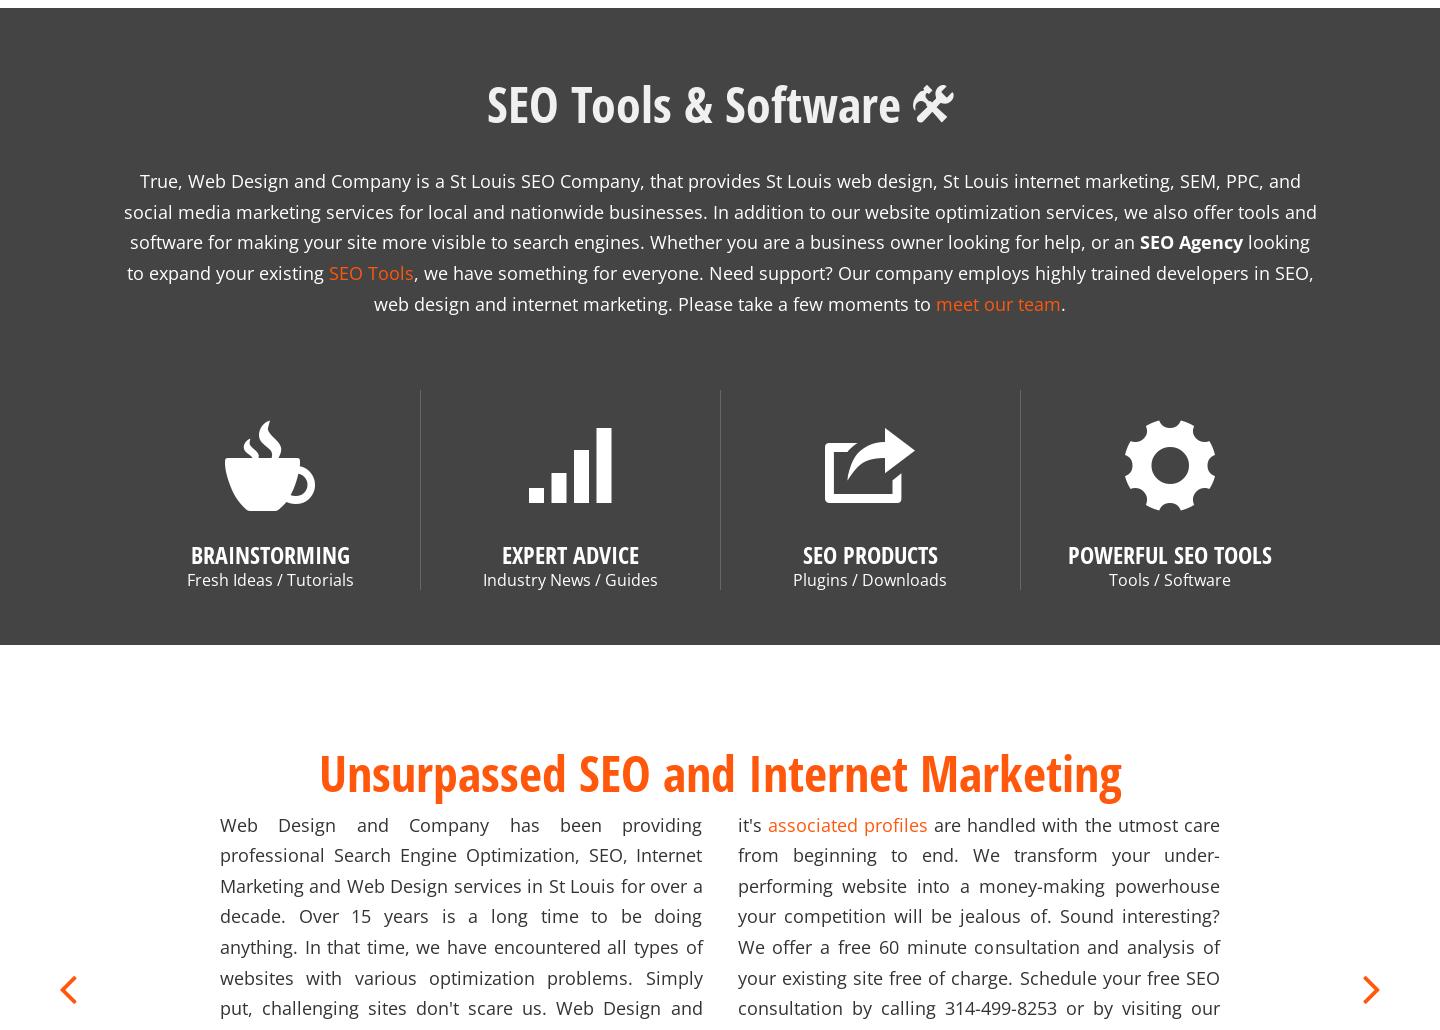 This screenshot has width=1440, height=1030. What do you see at coordinates (328, 248) in the screenshot?
I see `'SEO Tools'` at bounding box center [328, 248].